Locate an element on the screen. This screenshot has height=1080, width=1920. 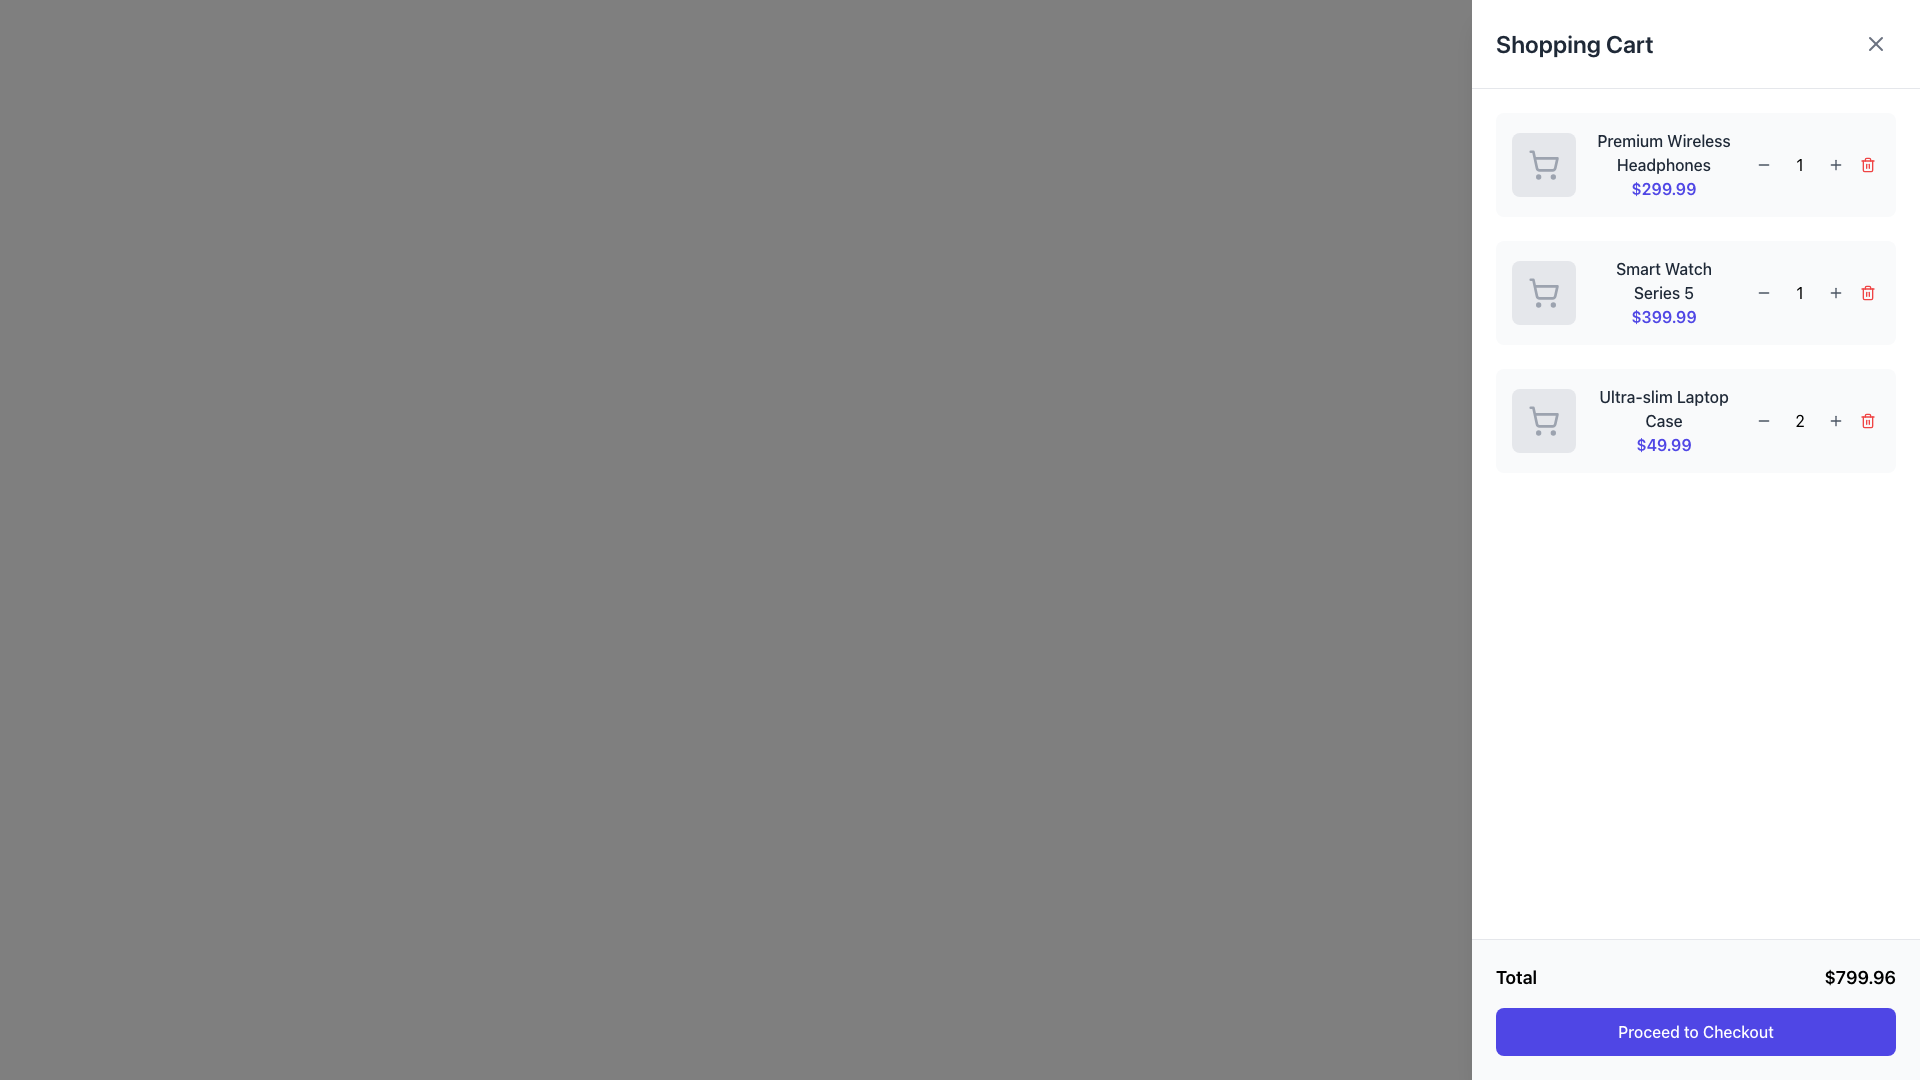
the Text Label displaying the price '$49.99' styled in bold indigo-colored text, located below the product title 'Ultra-slim Laptop Case' in the third product card of the shopping cart interface is located at coordinates (1664, 443).